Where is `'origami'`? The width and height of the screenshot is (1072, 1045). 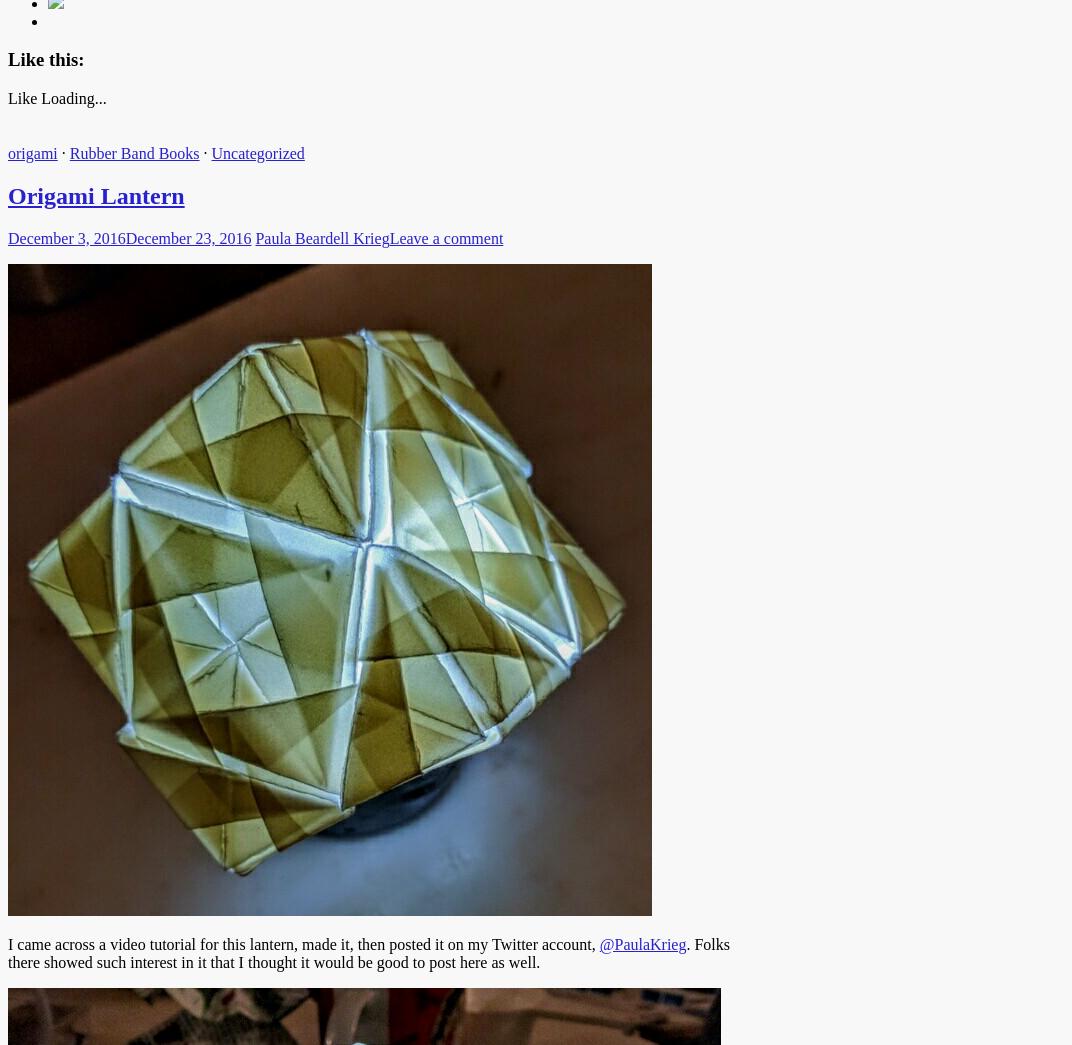
'origami' is located at coordinates (31, 152).